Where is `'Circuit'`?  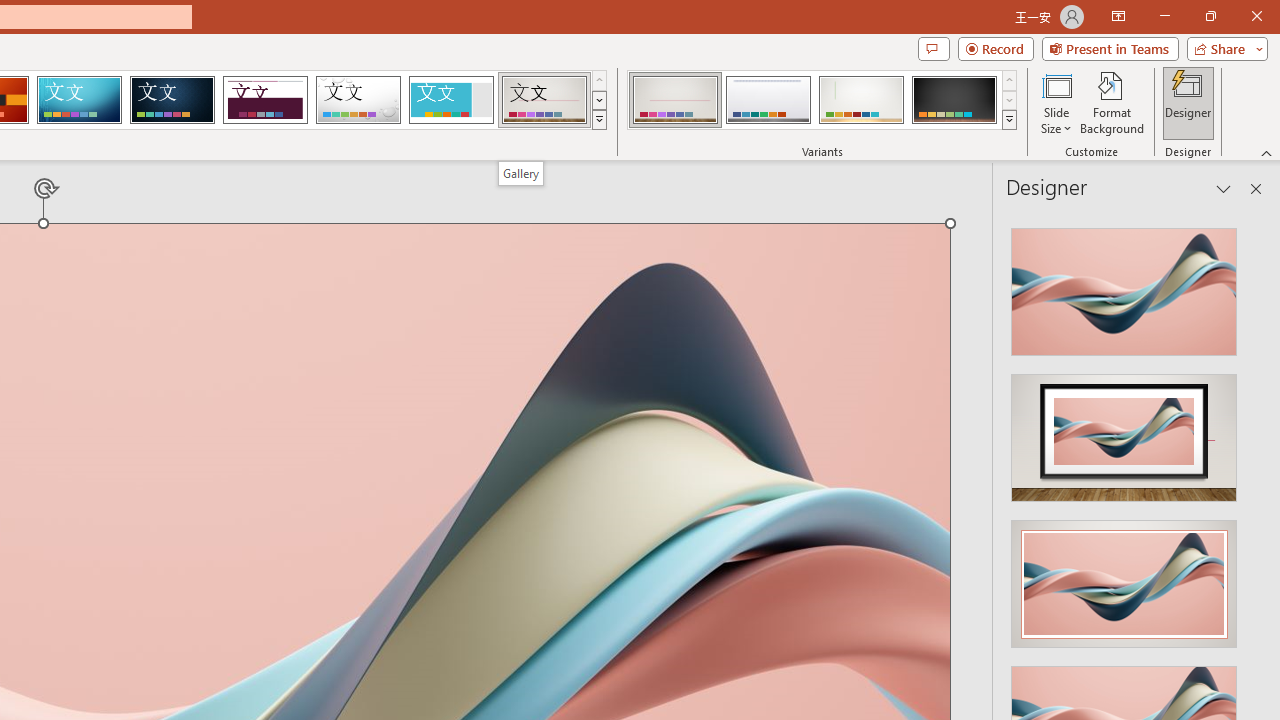
'Circuit' is located at coordinates (79, 100).